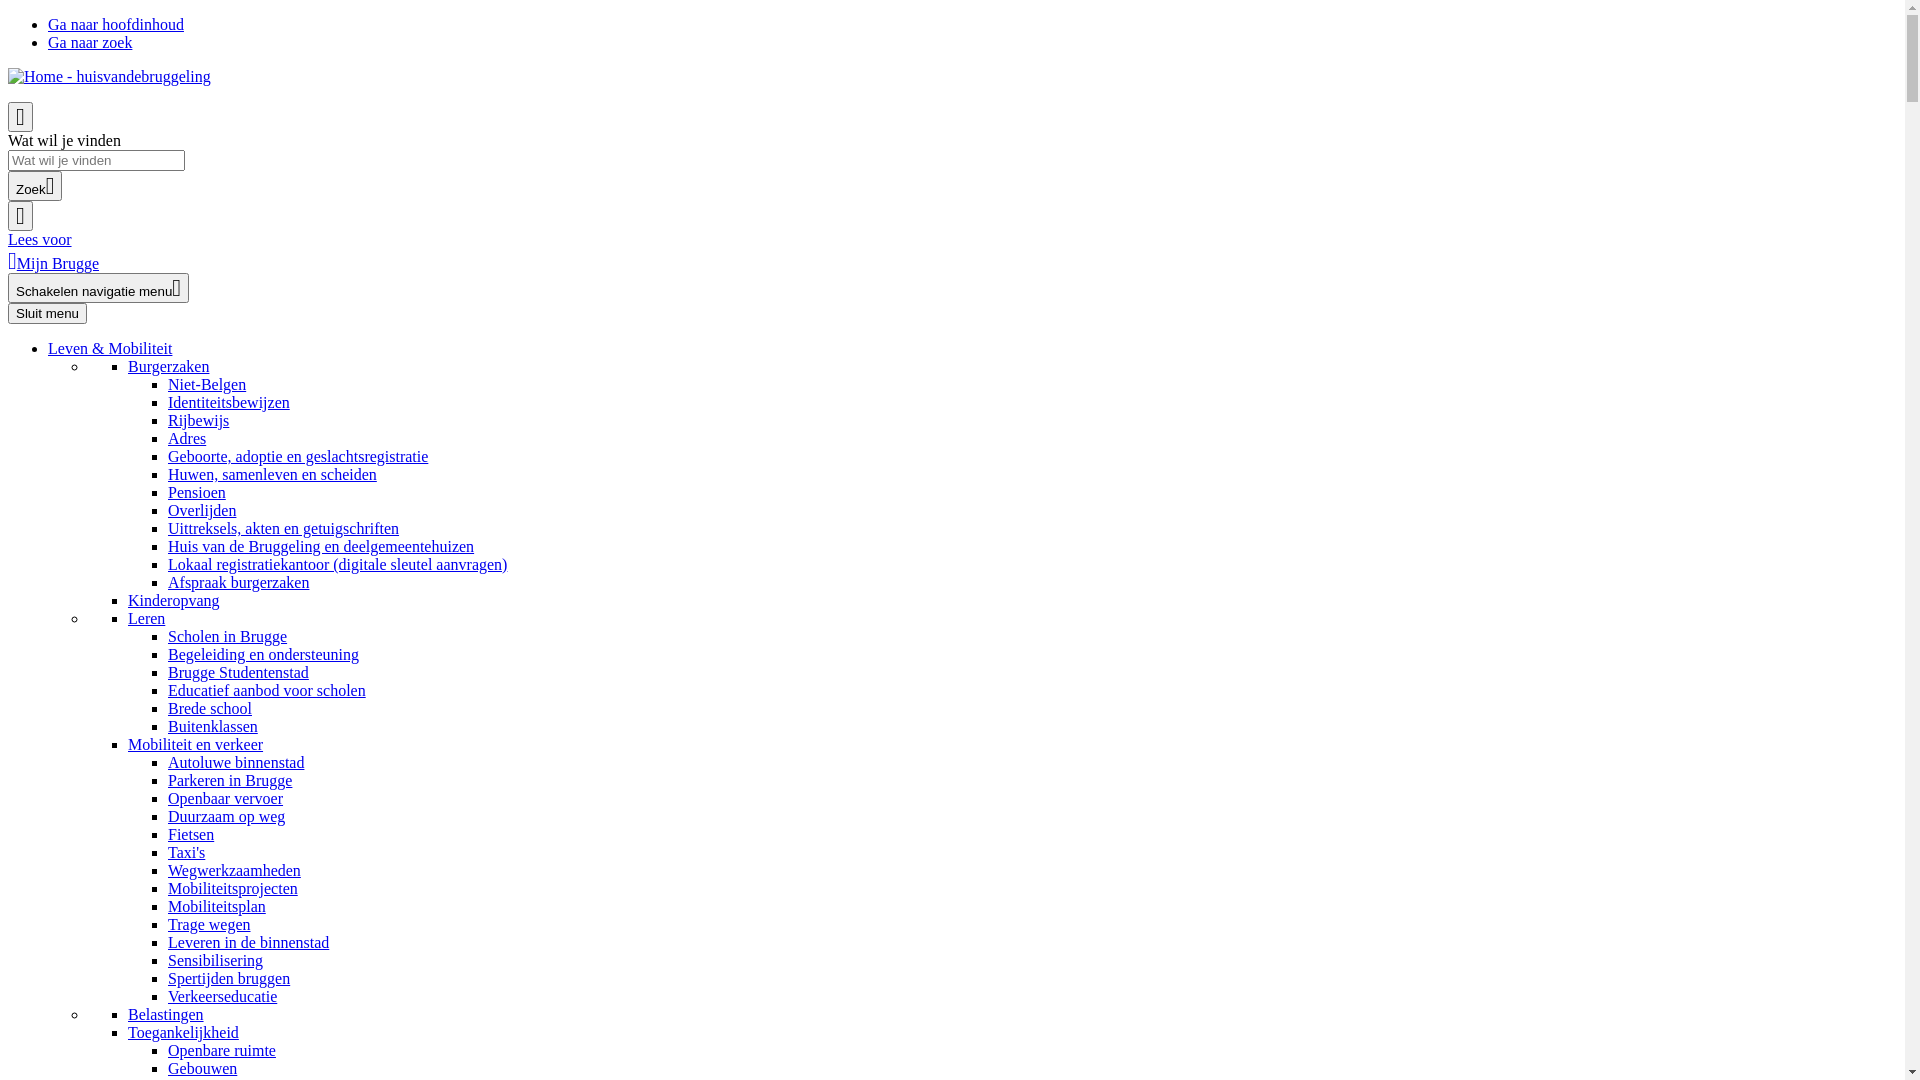 The width and height of the screenshot is (1920, 1080). Describe the element at coordinates (166, 1014) in the screenshot. I see `'Belastingen'` at that location.